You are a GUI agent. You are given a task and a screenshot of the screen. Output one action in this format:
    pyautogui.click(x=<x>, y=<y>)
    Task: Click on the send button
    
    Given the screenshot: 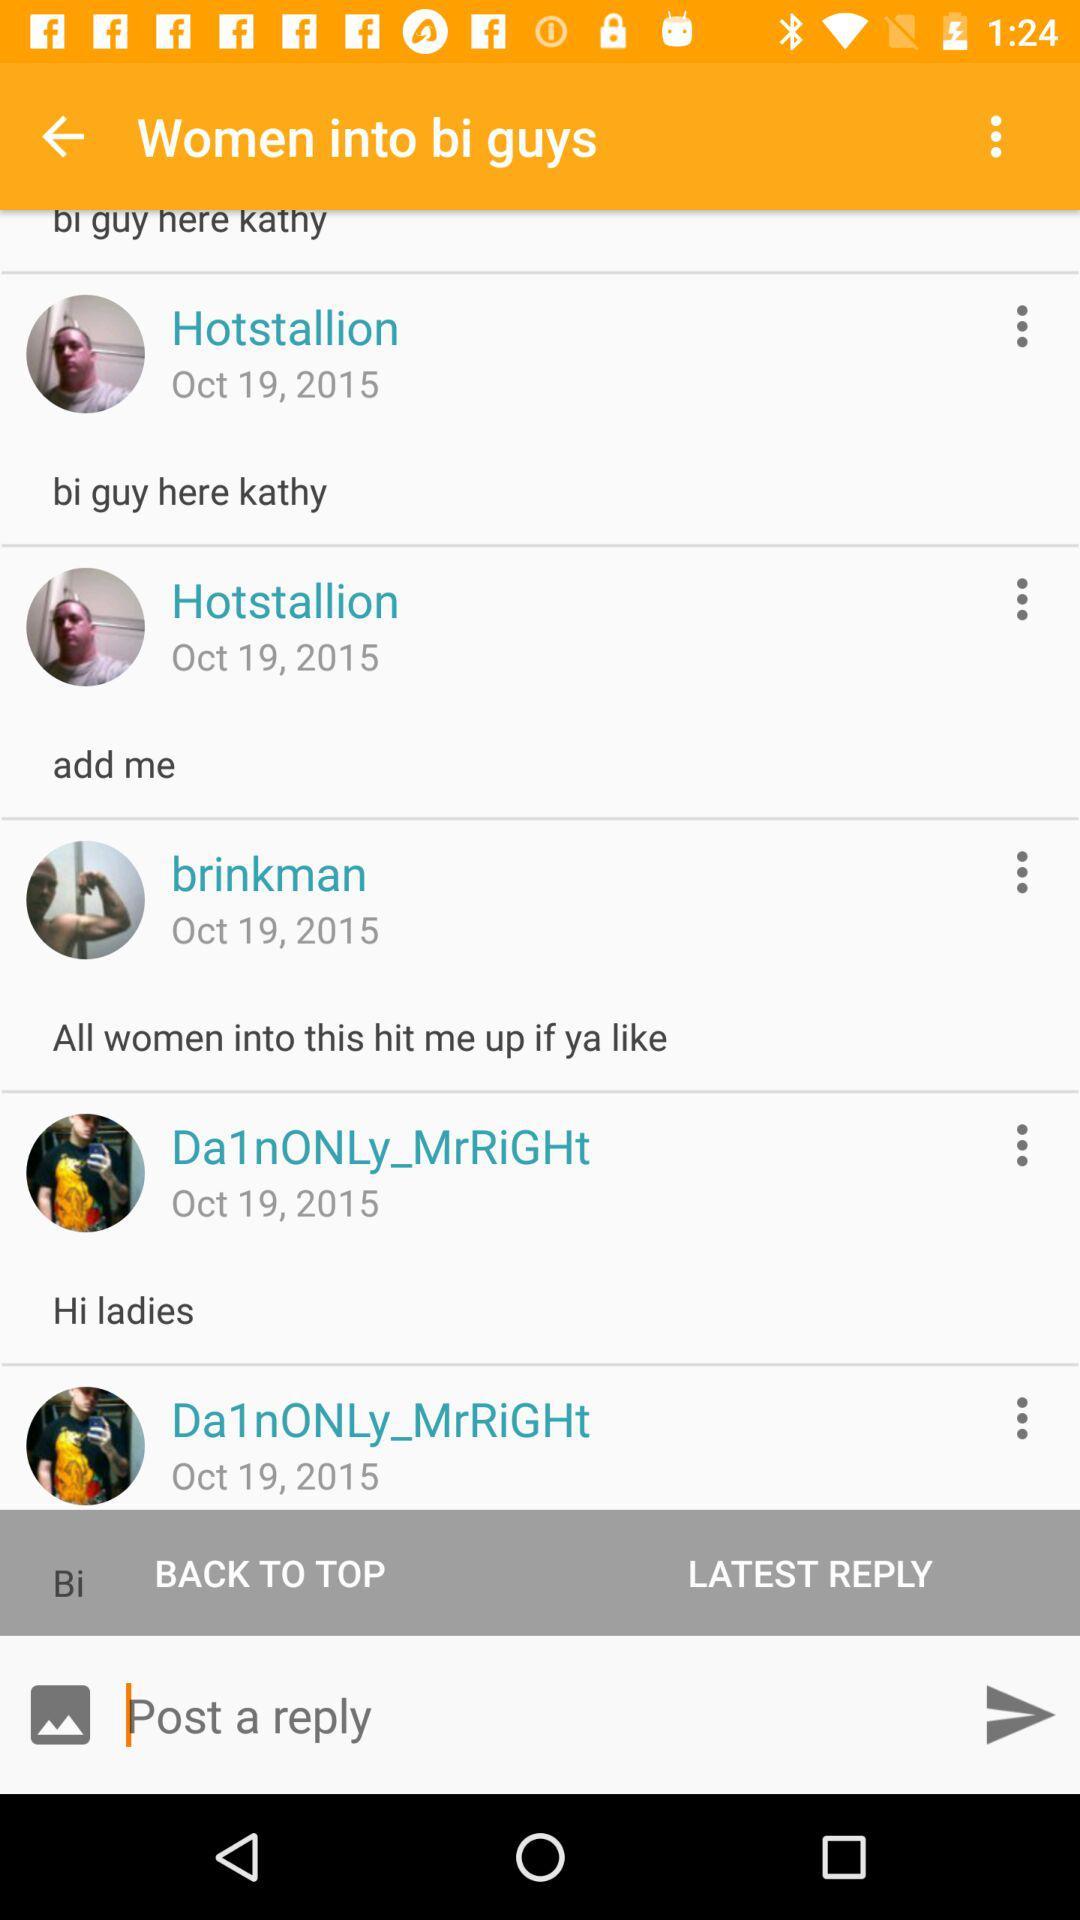 What is the action you would take?
    pyautogui.click(x=1019, y=1713)
    